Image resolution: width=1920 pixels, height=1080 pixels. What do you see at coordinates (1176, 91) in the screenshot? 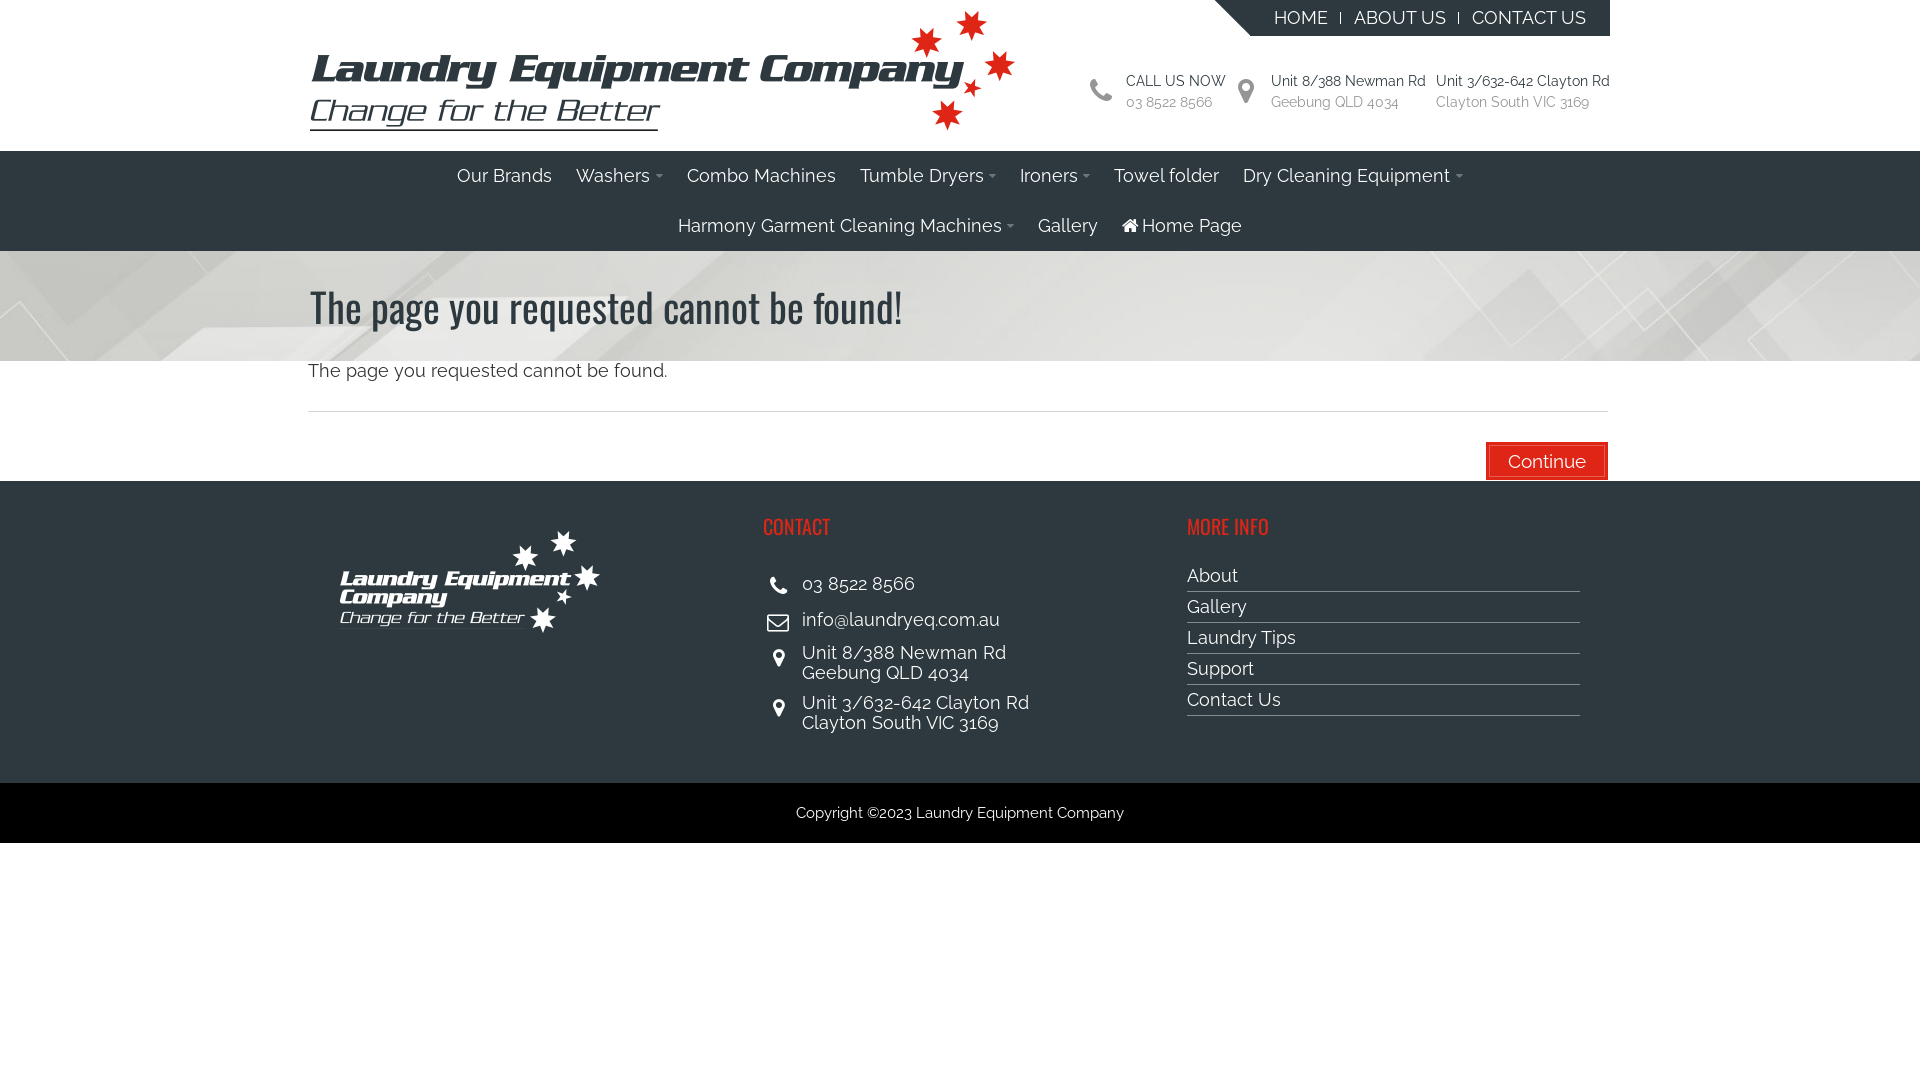
I see `'CALL US NOW` at bounding box center [1176, 91].